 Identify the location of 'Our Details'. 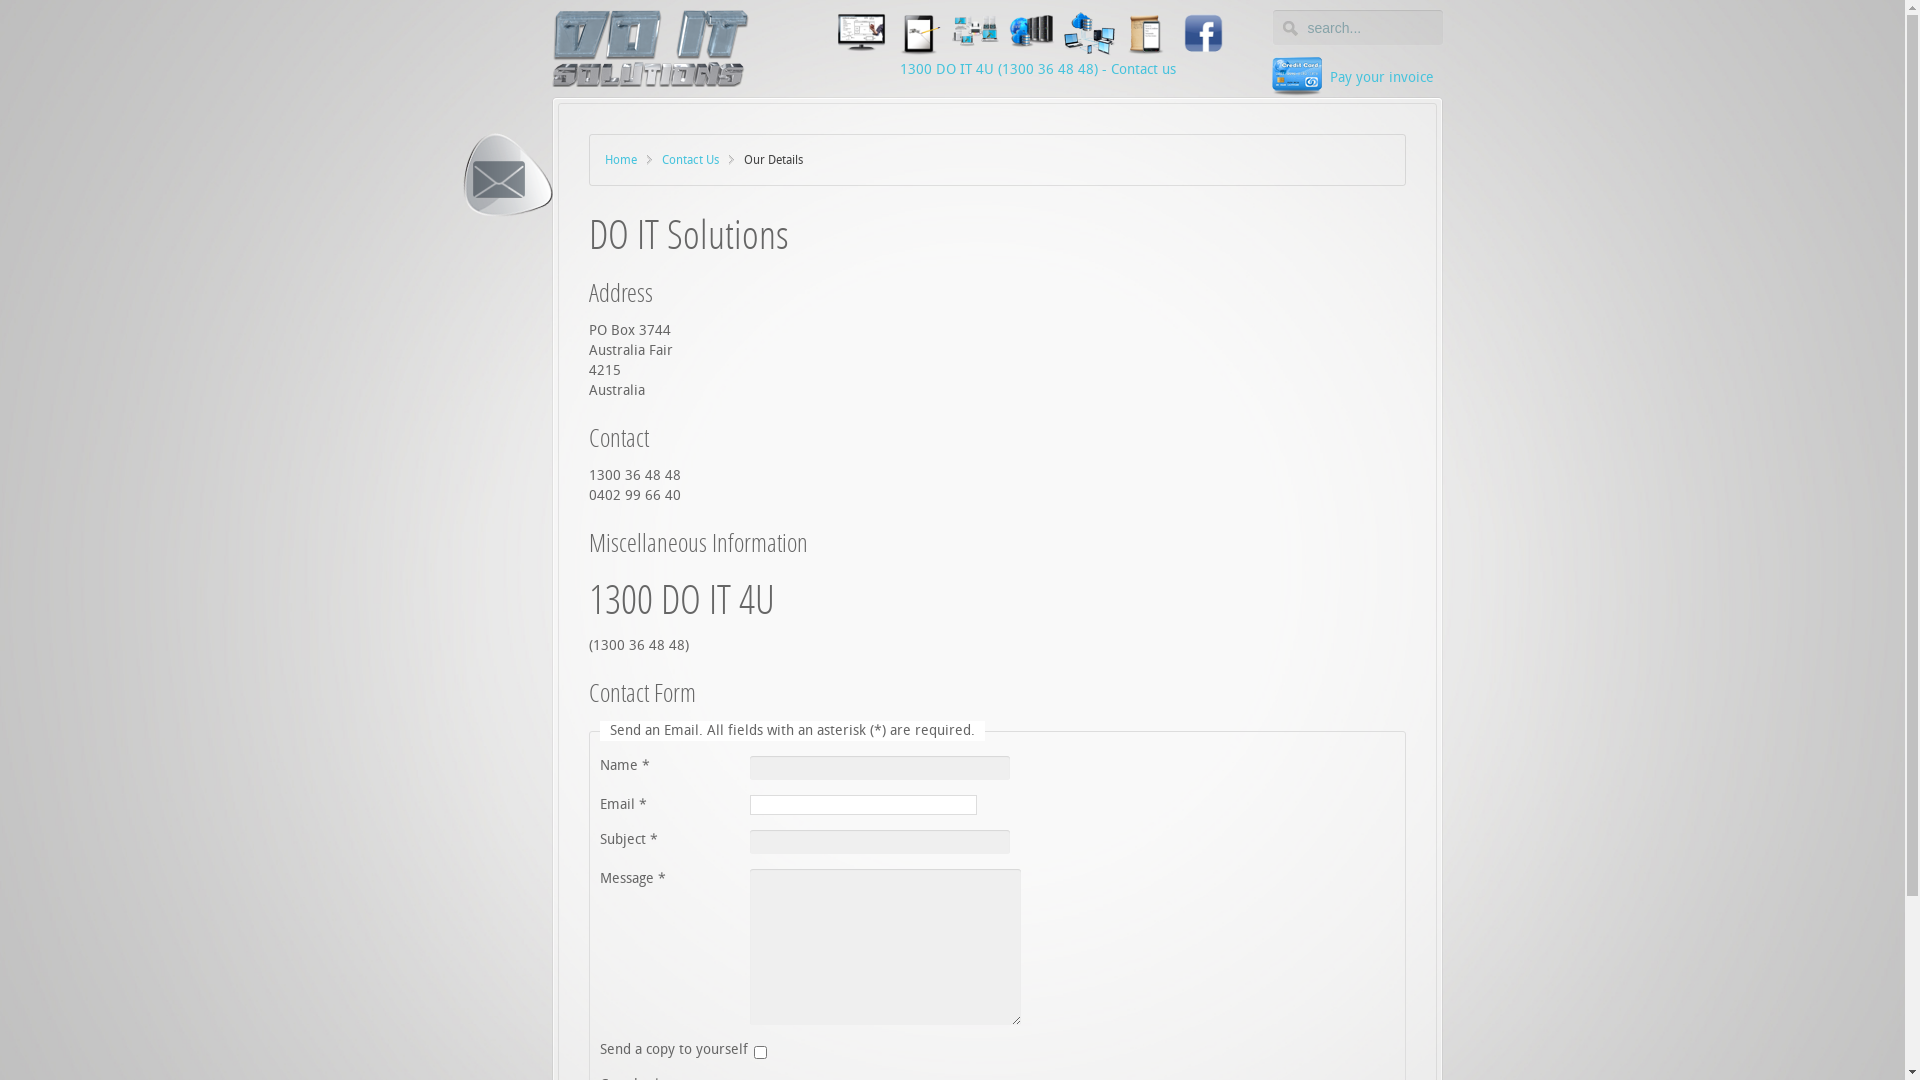
(507, 176).